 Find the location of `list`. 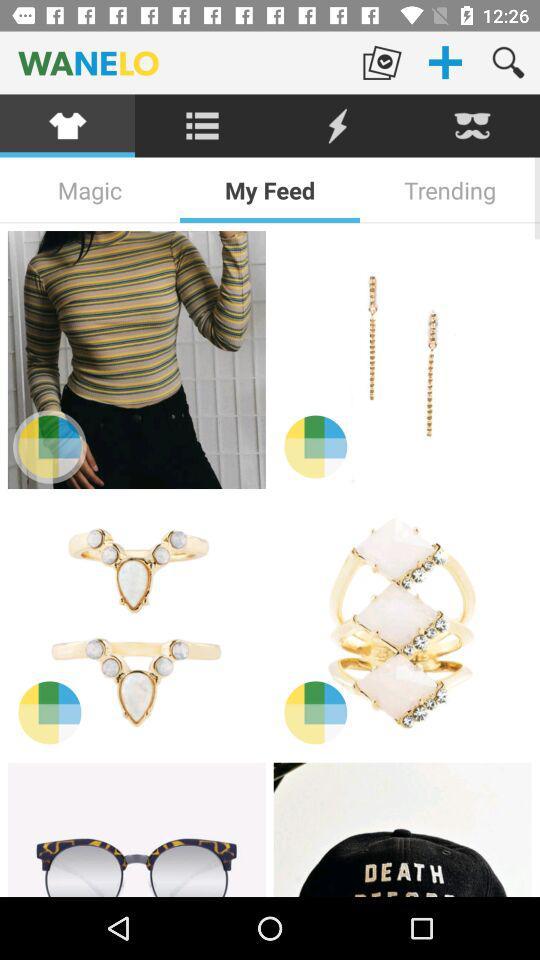

list is located at coordinates (202, 125).